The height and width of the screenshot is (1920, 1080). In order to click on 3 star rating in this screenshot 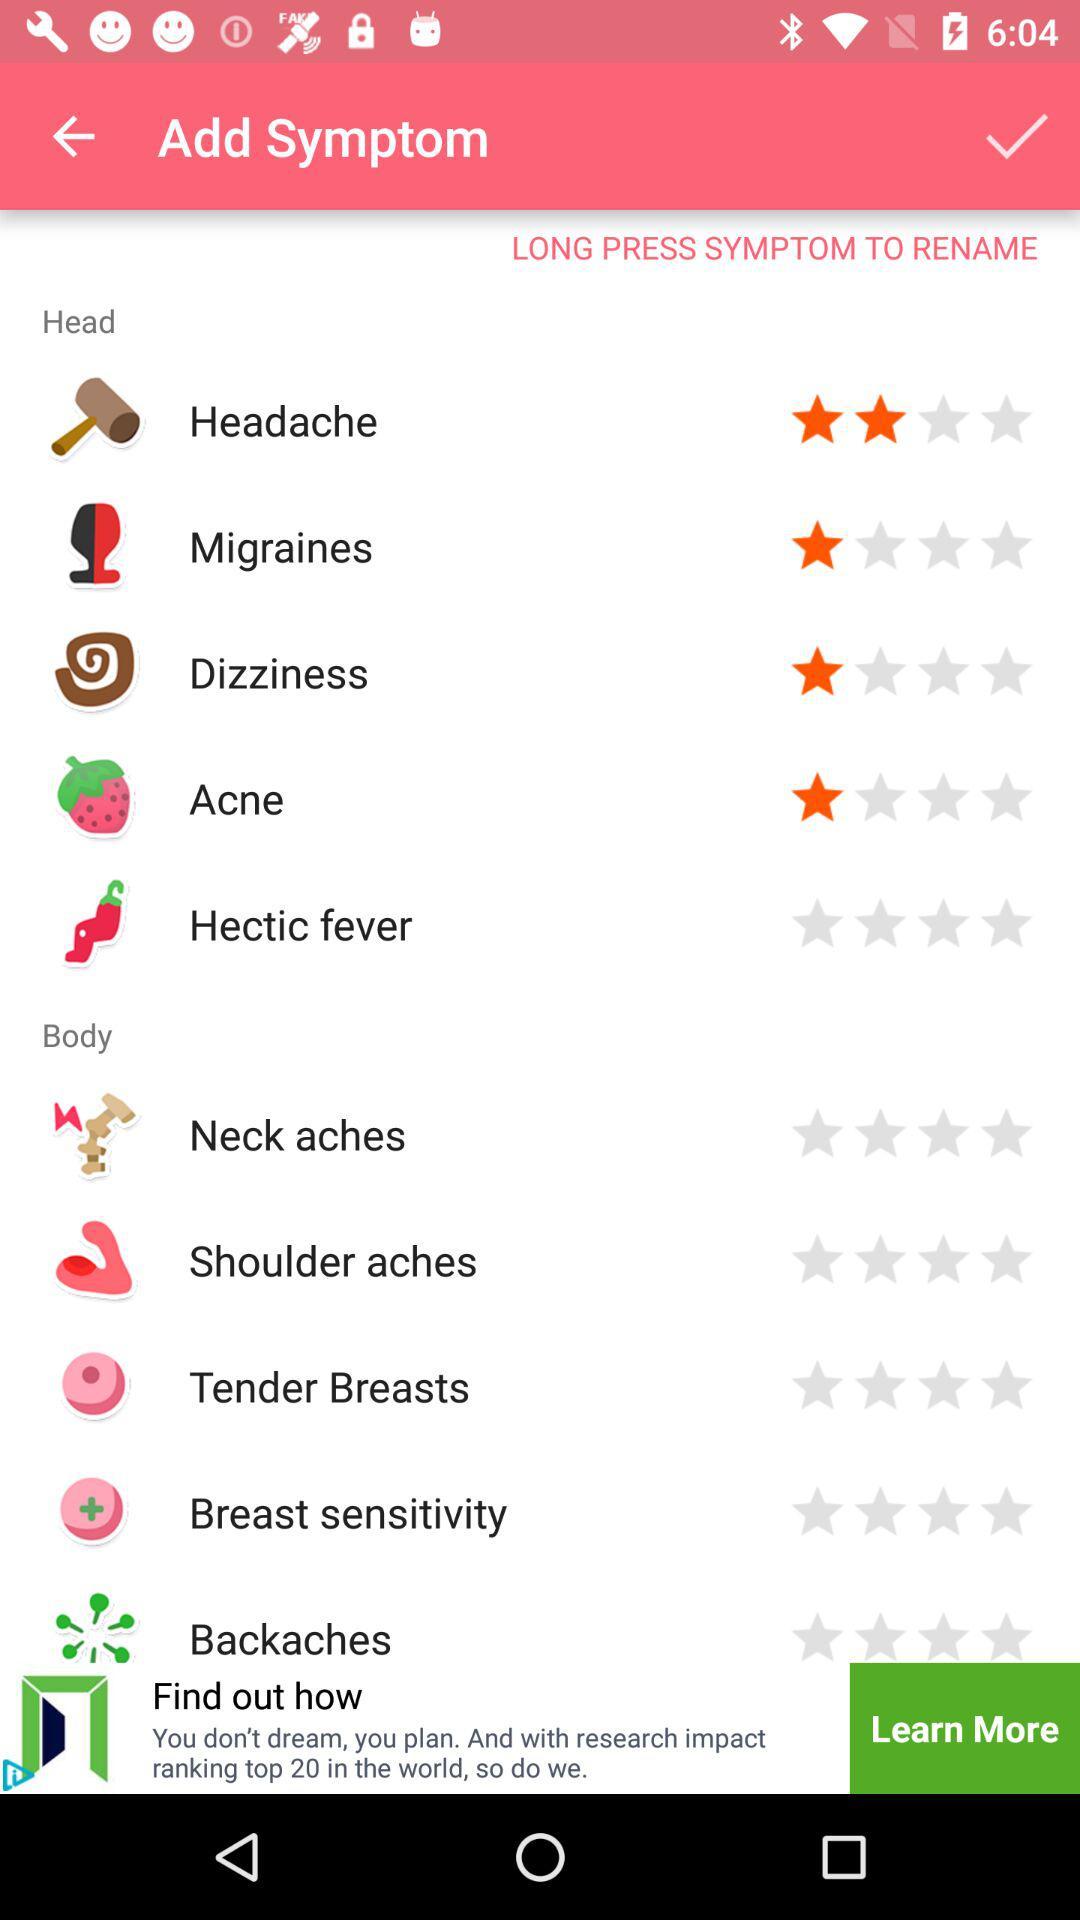, I will do `click(943, 923)`.